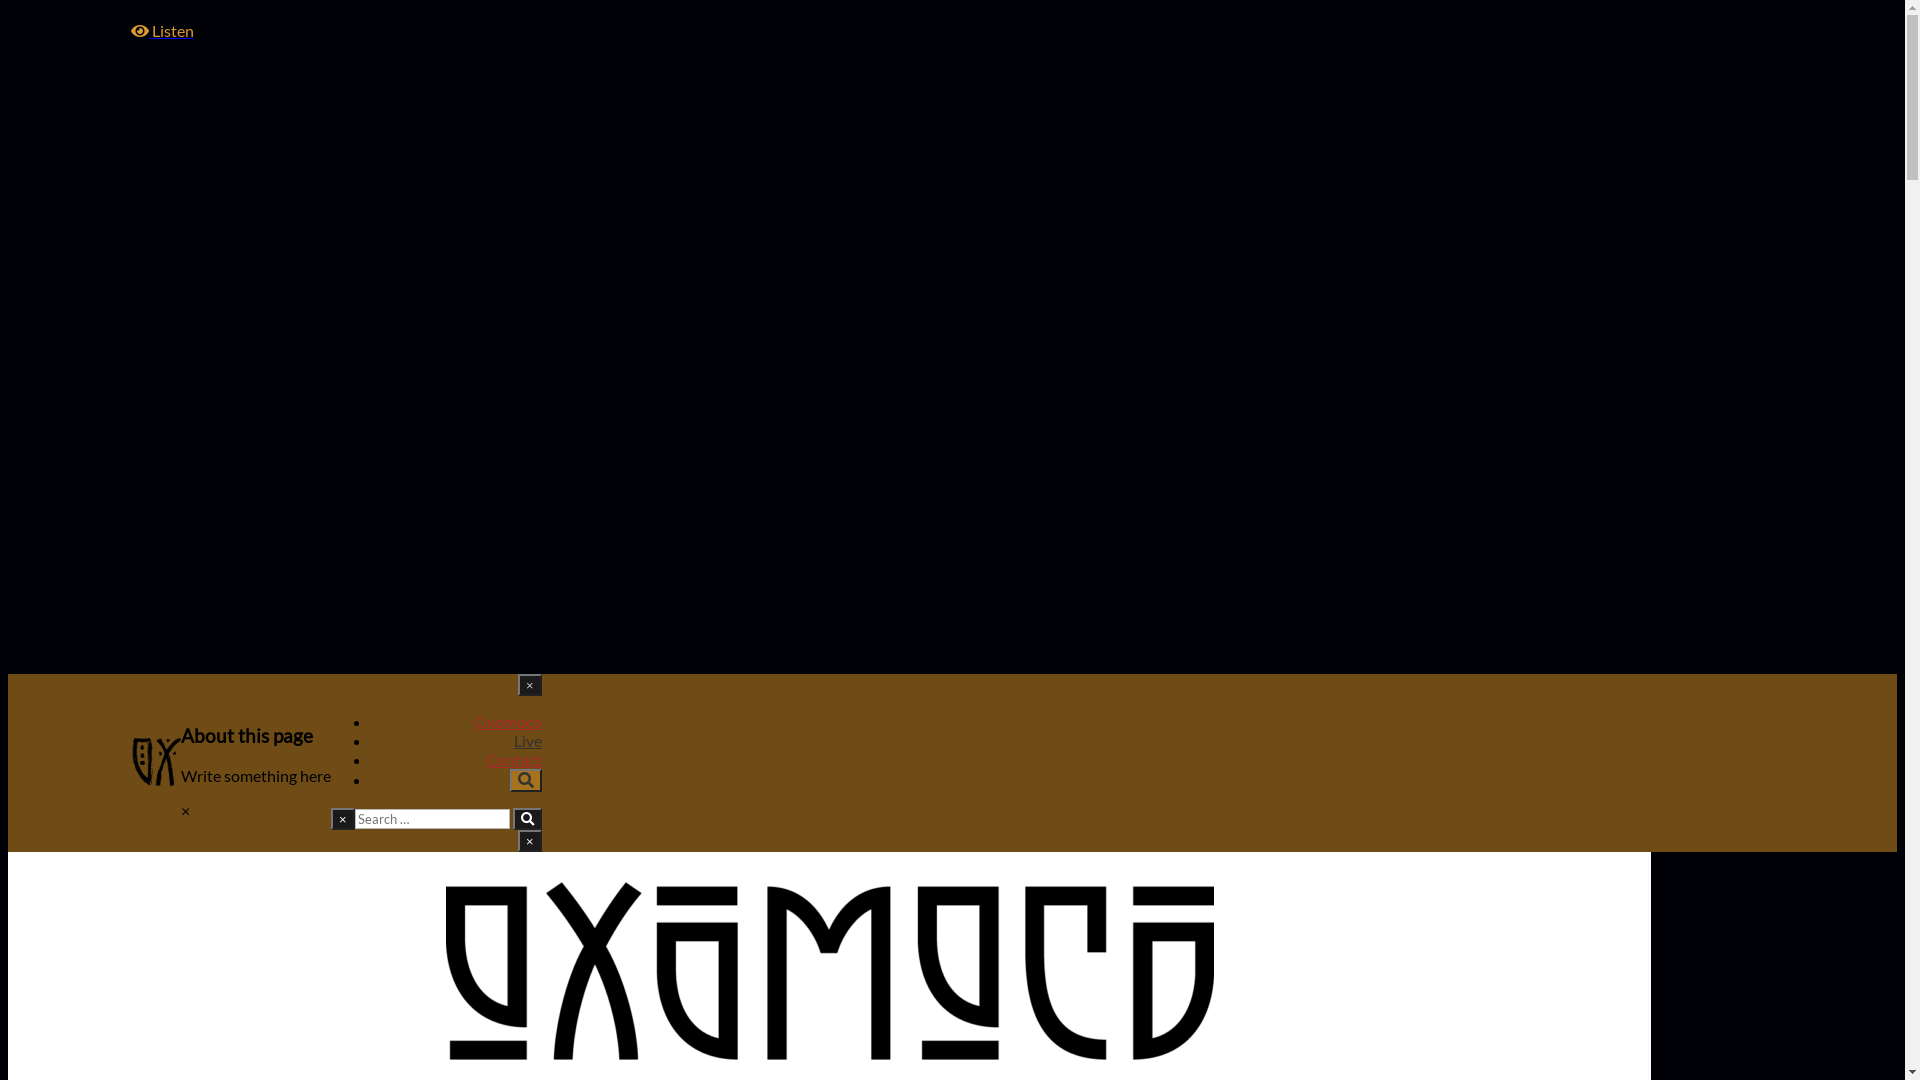  I want to click on 'Listen', so click(162, 30).